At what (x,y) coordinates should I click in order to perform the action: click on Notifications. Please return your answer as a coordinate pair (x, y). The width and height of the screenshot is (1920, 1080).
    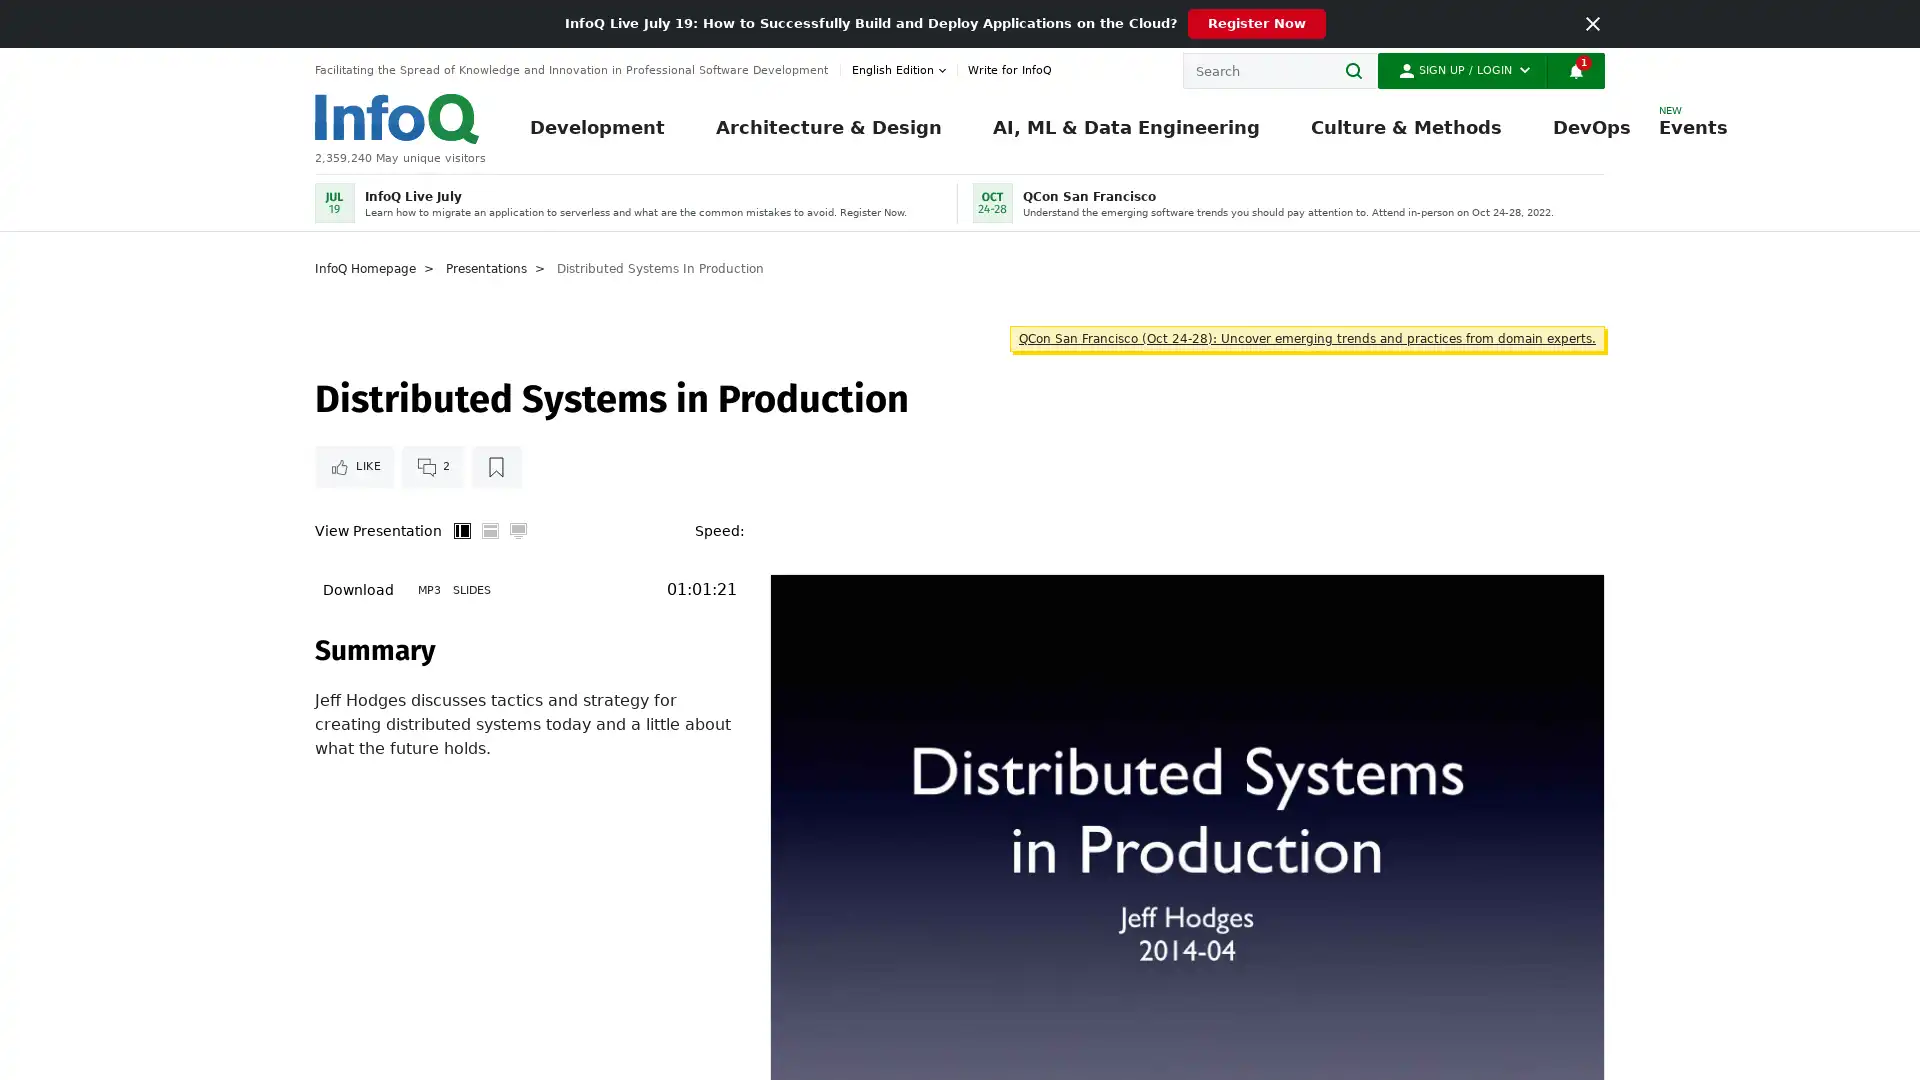
    Looking at the image, I should click on (1574, 69).